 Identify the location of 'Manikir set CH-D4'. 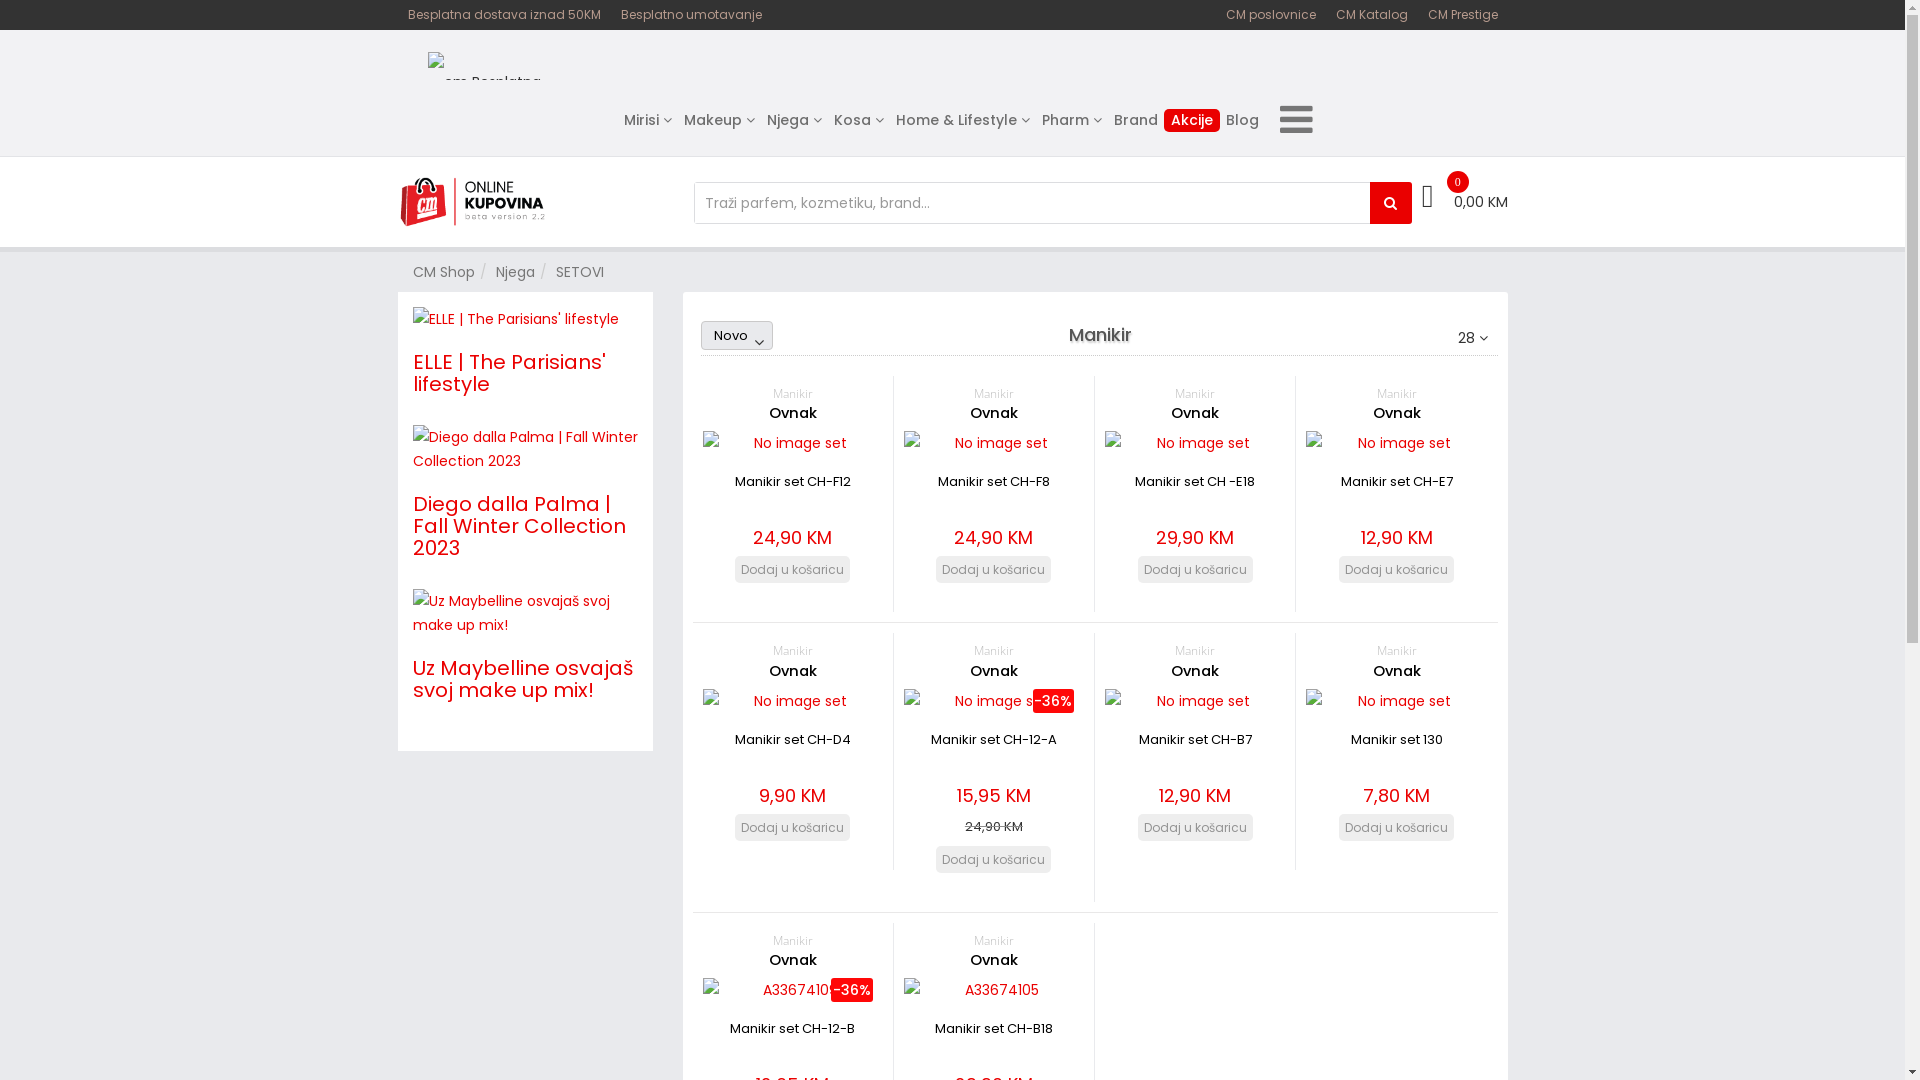
(791, 739).